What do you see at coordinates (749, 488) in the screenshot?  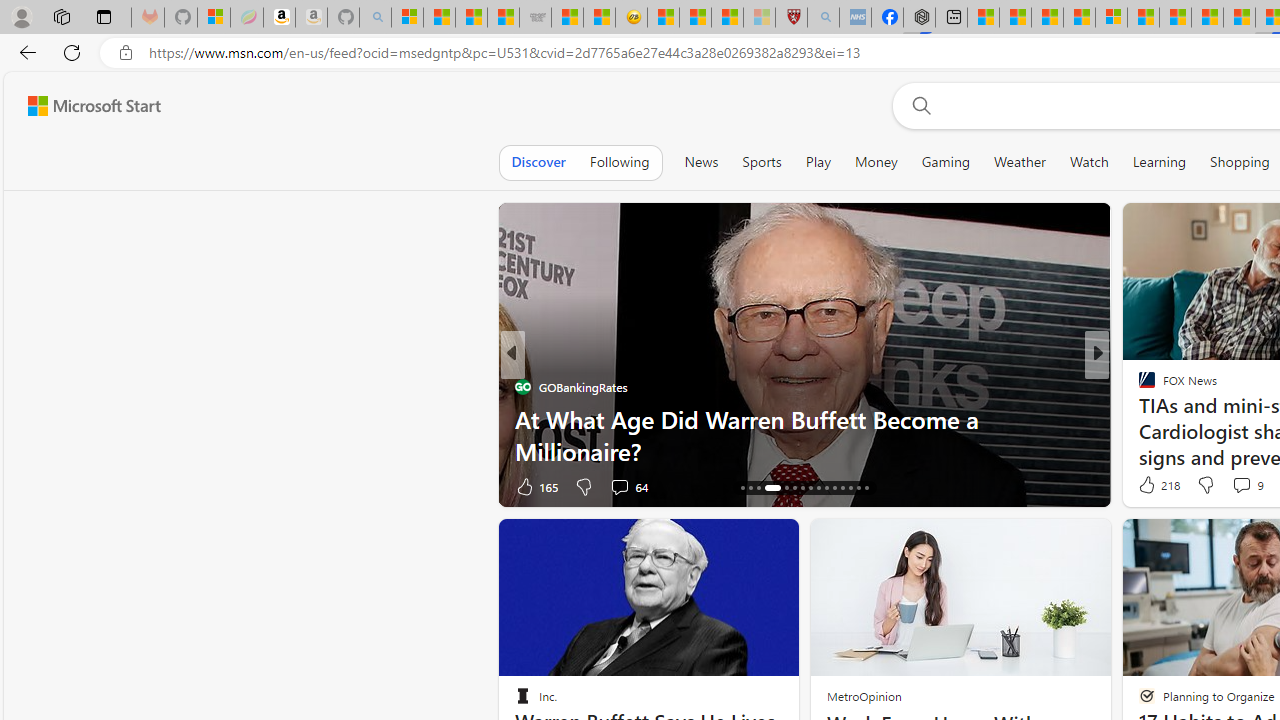 I see `'AutomationID: tab-17'` at bounding box center [749, 488].